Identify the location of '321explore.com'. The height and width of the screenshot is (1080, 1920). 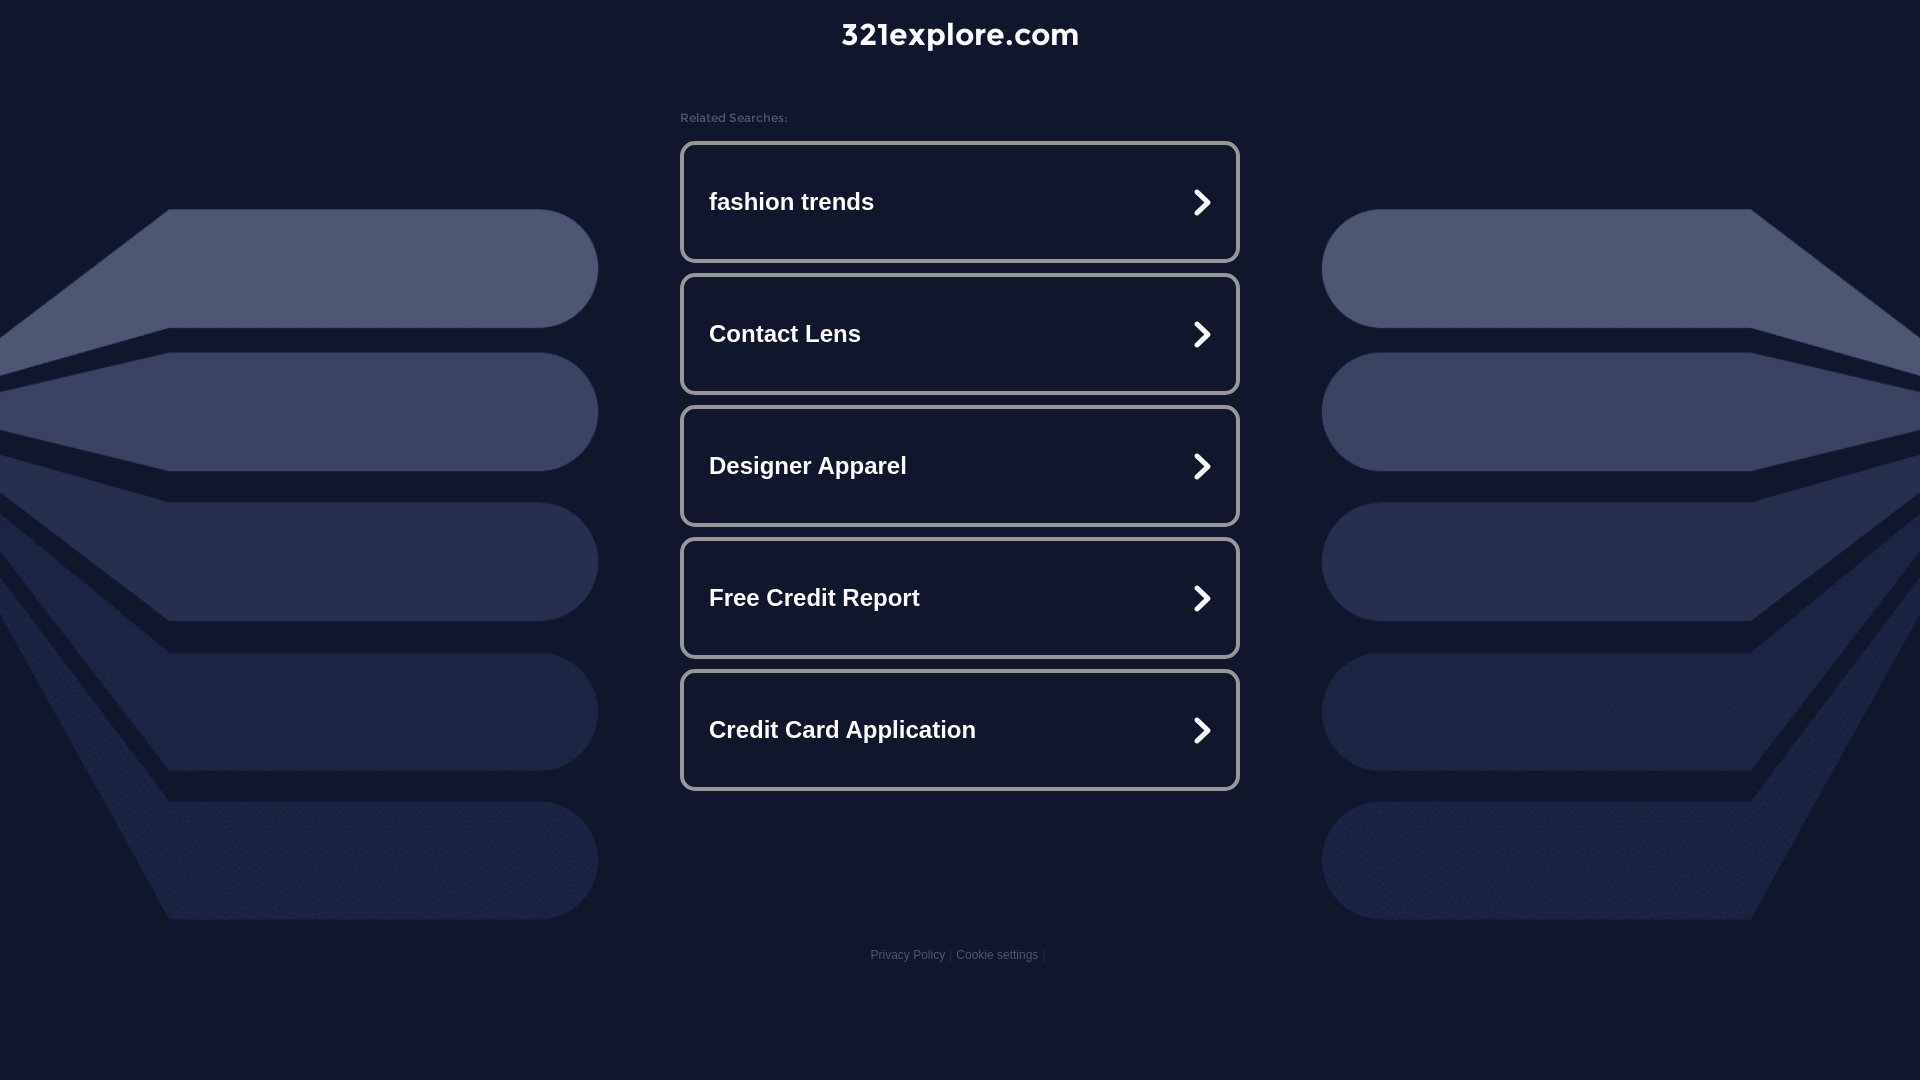
(960, 34).